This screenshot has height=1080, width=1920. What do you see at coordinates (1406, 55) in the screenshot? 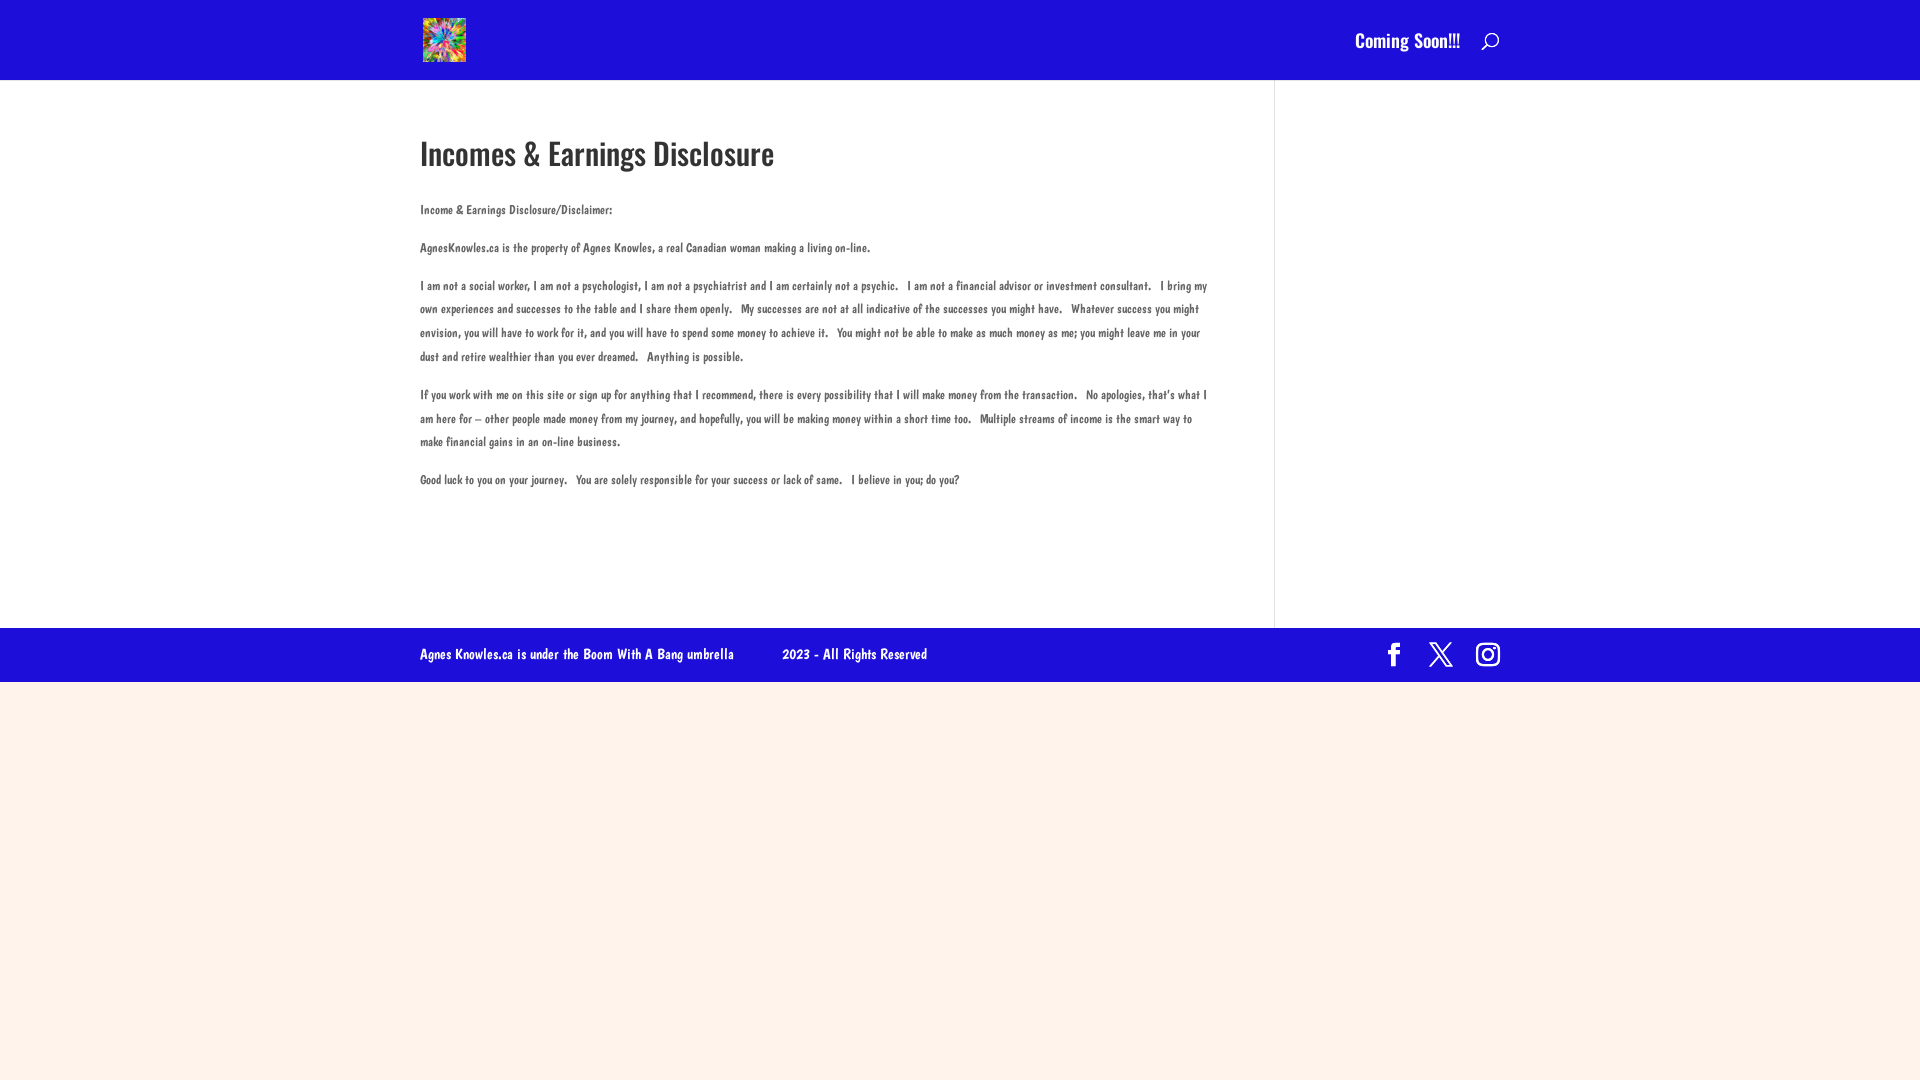
I see `'Coming Soon!!!'` at bounding box center [1406, 55].